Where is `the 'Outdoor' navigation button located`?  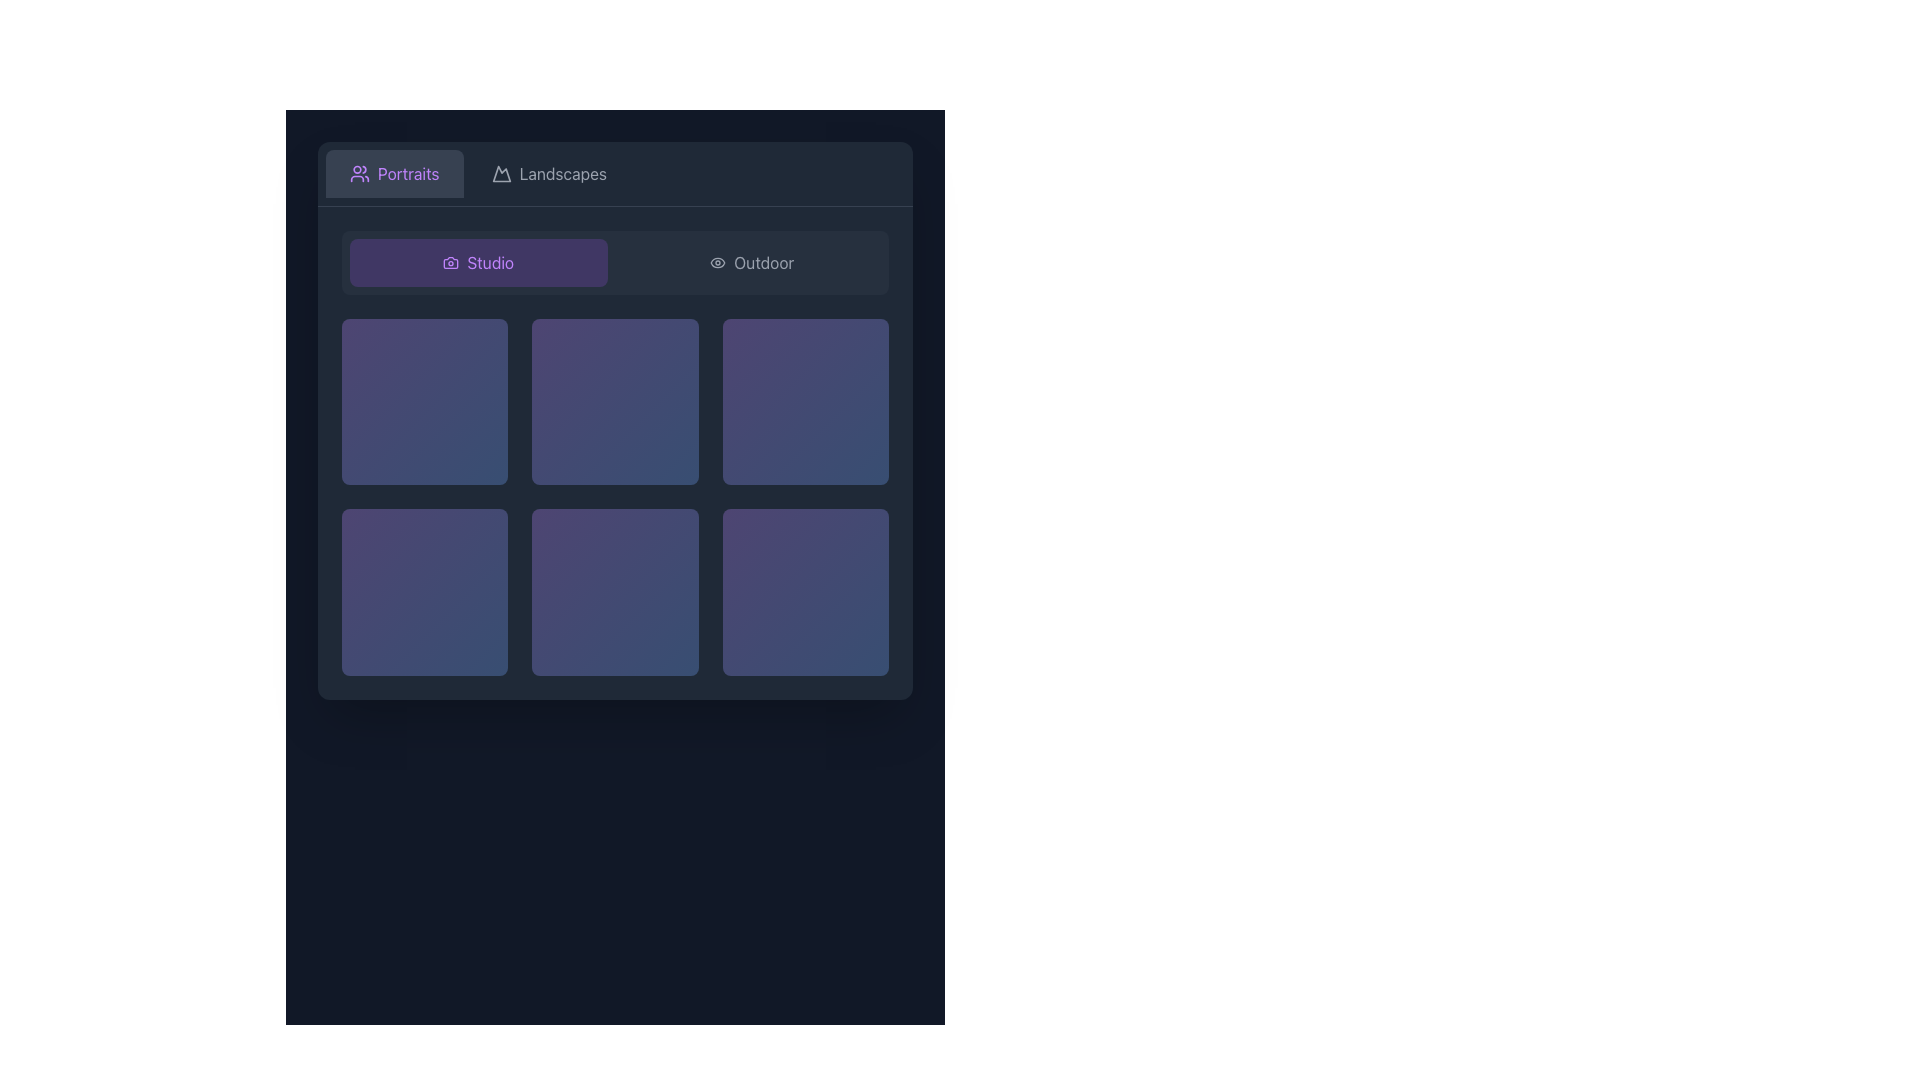 the 'Outdoor' navigation button located is located at coordinates (751, 261).